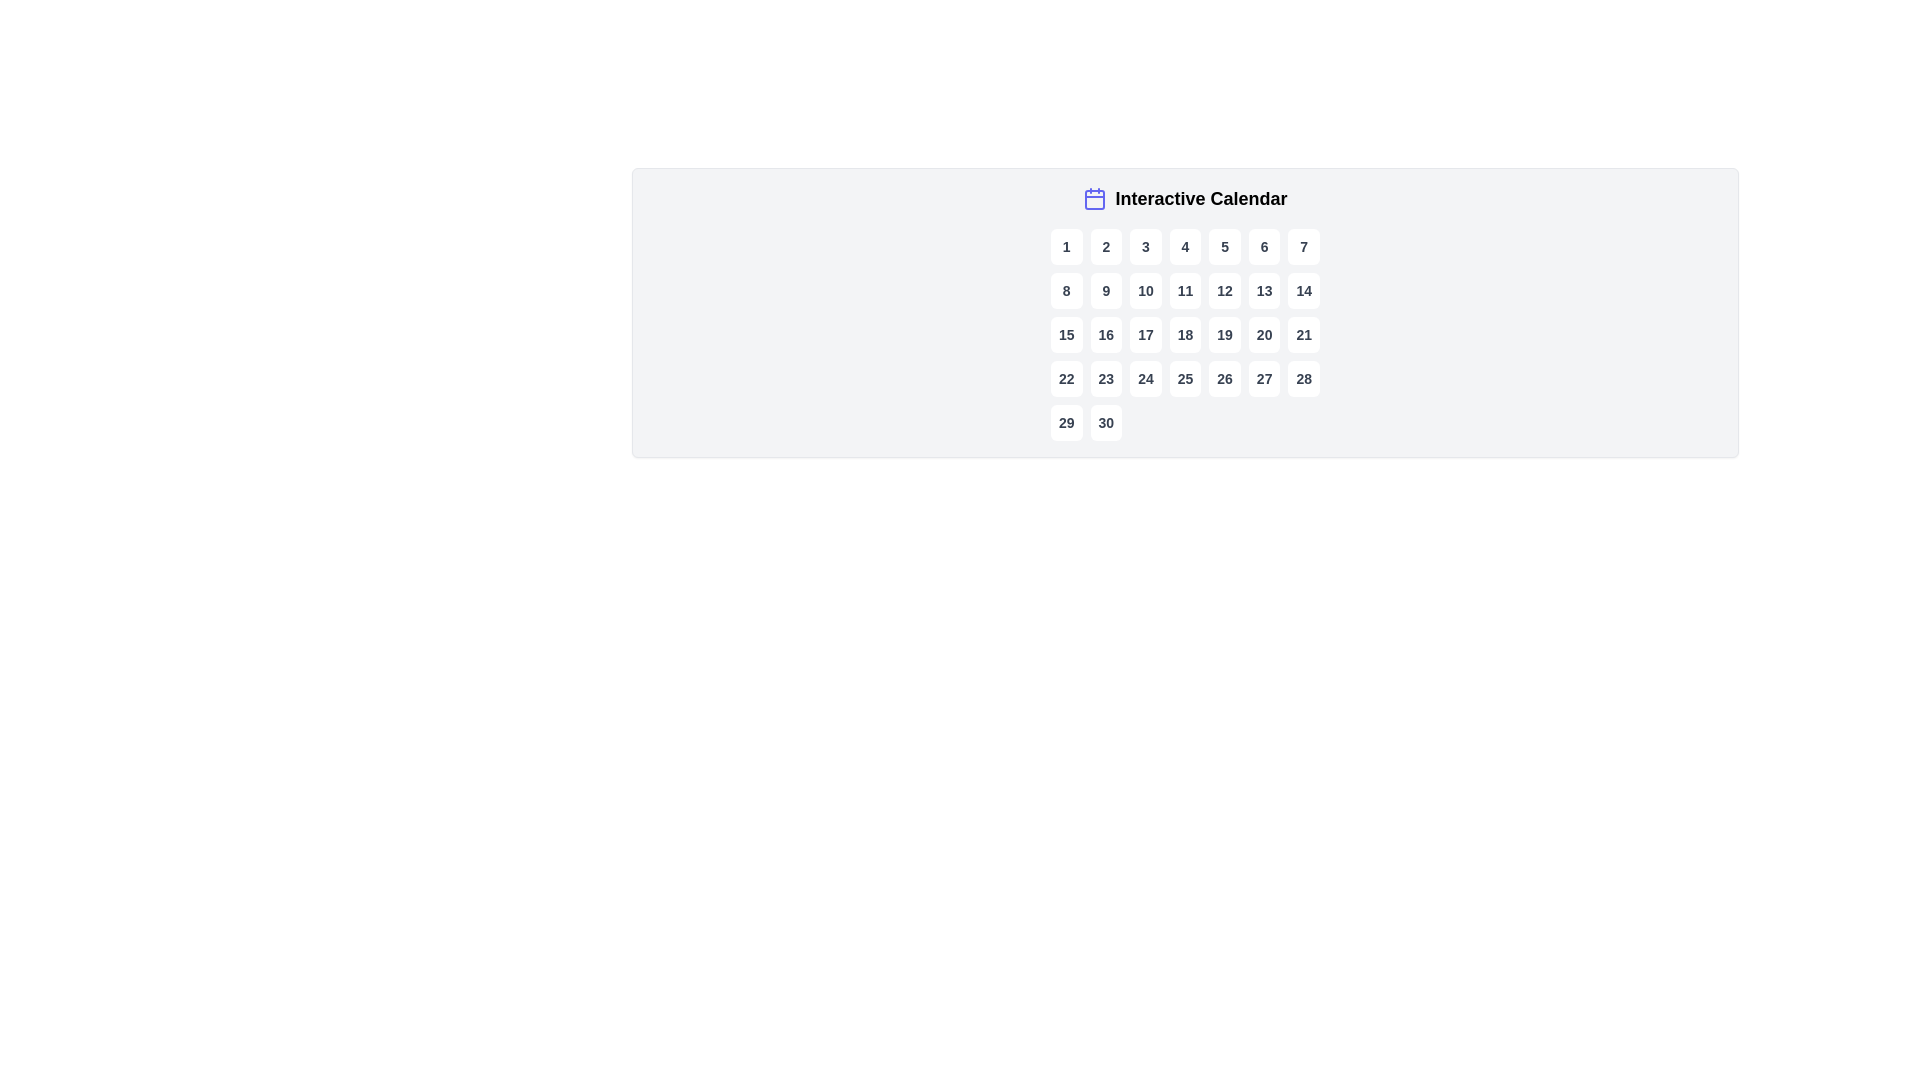 The image size is (1920, 1080). Describe the element at coordinates (1065, 290) in the screenshot. I see `the selectable date button in the calendar grid located in the second row and first column, directly below the number '1'` at that location.